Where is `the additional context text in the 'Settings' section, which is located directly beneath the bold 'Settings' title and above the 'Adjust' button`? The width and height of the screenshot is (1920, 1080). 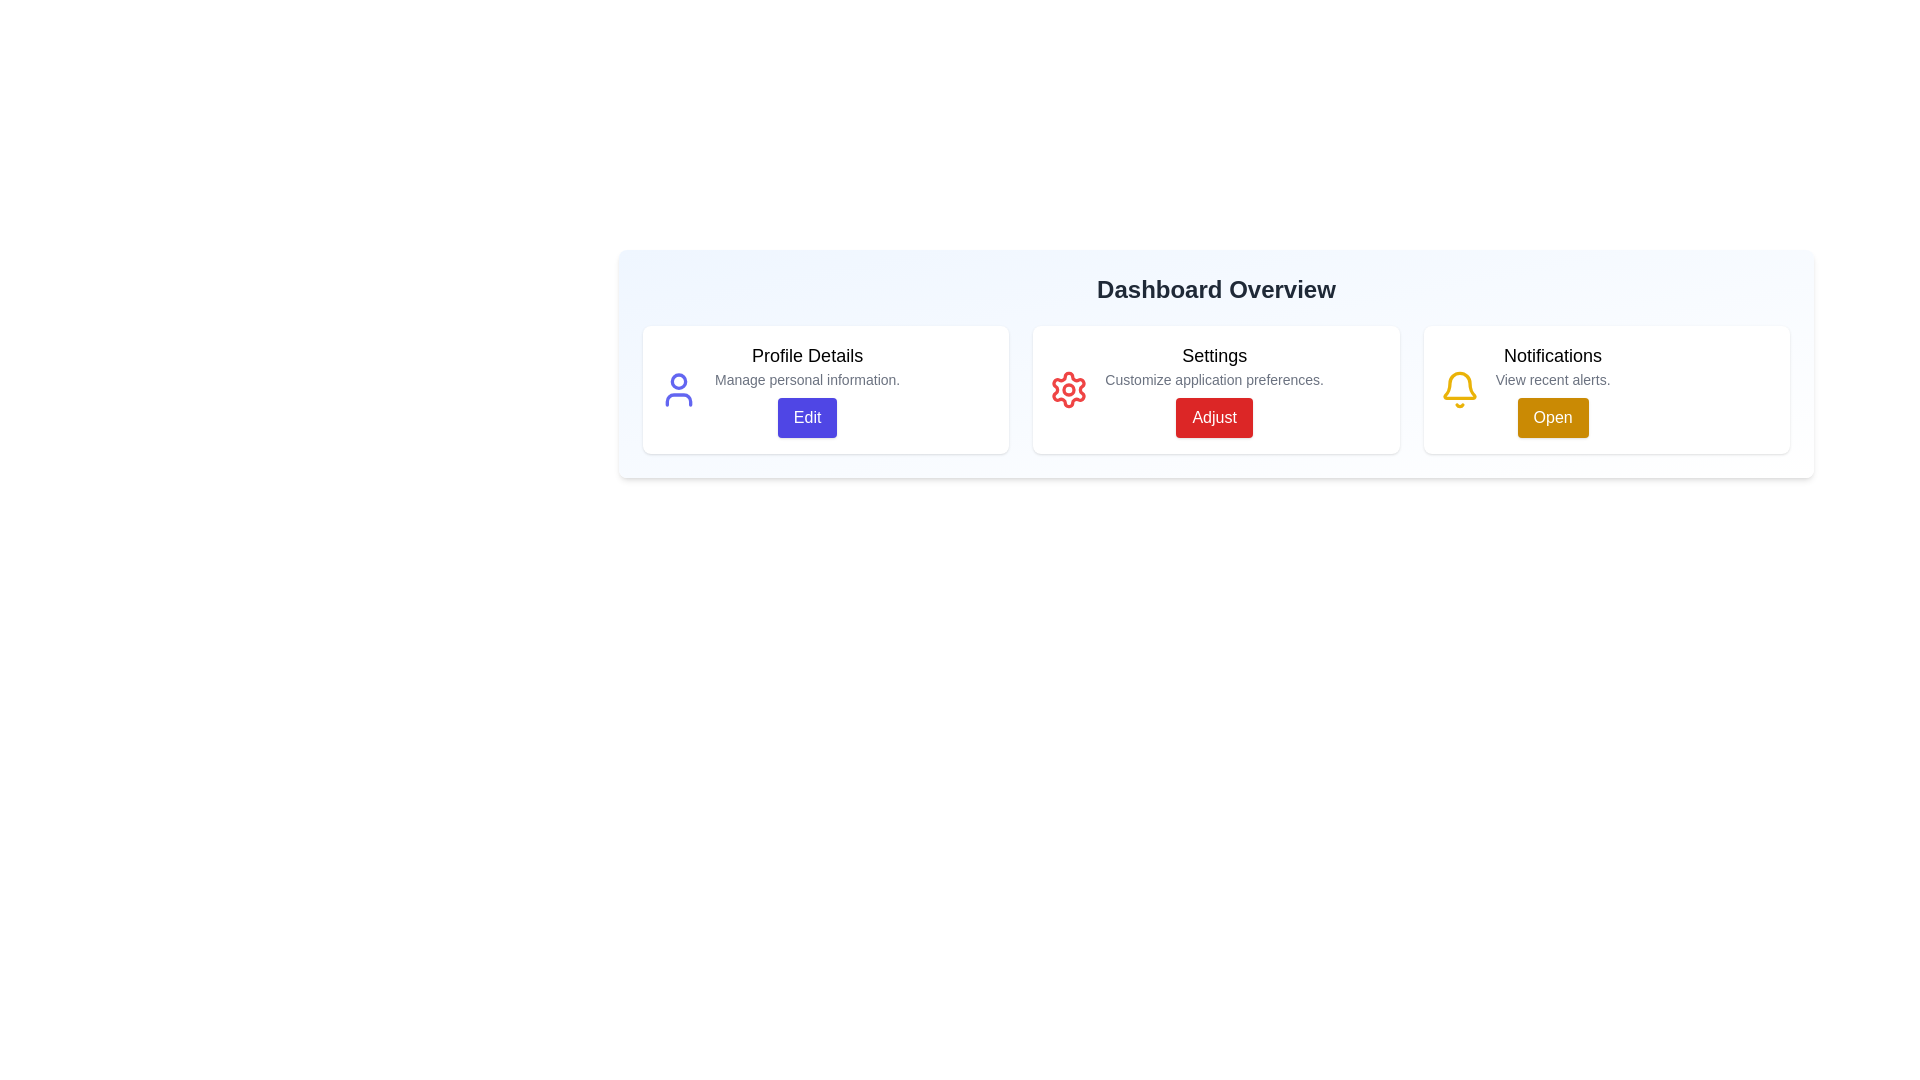 the additional context text in the 'Settings' section, which is located directly beneath the bold 'Settings' title and above the 'Adjust' button is located at coordinates (1213, 380).